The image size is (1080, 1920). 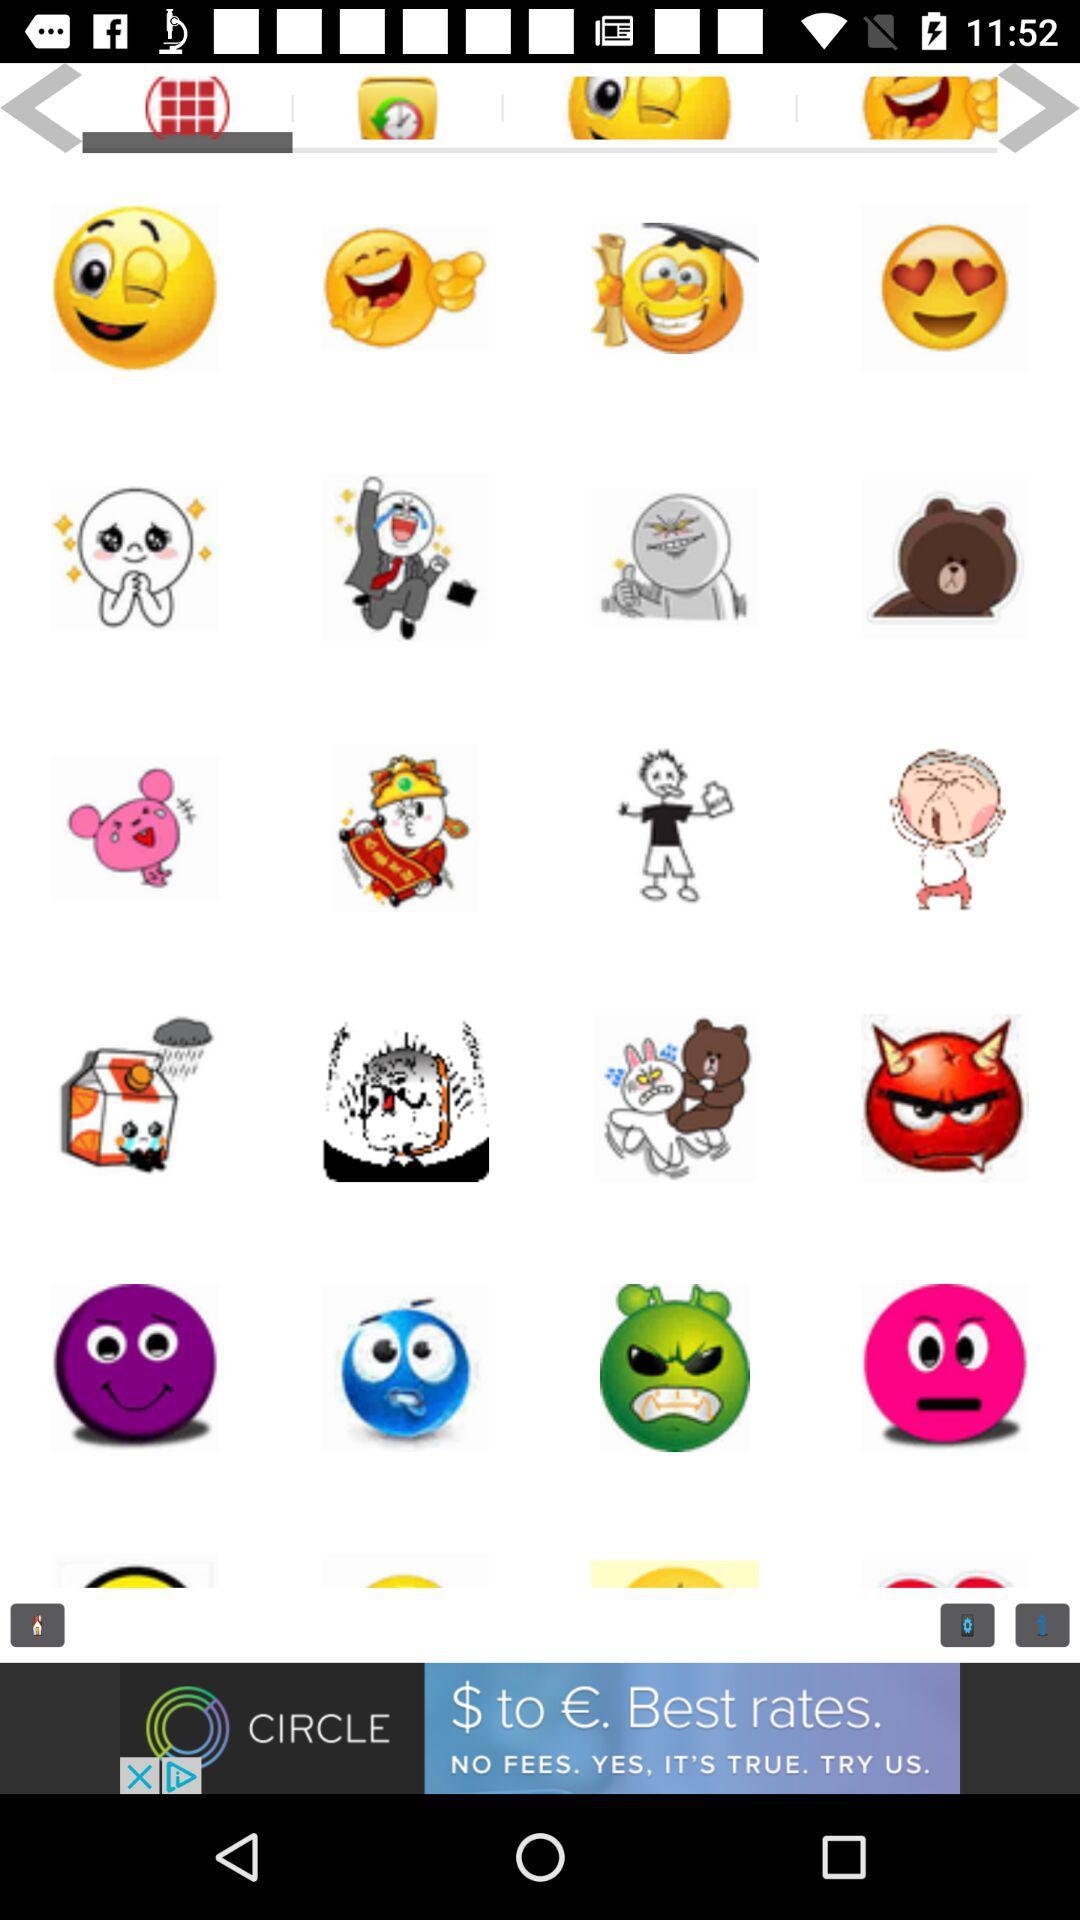 I want to click on icon, so click(x=675, y=1097).